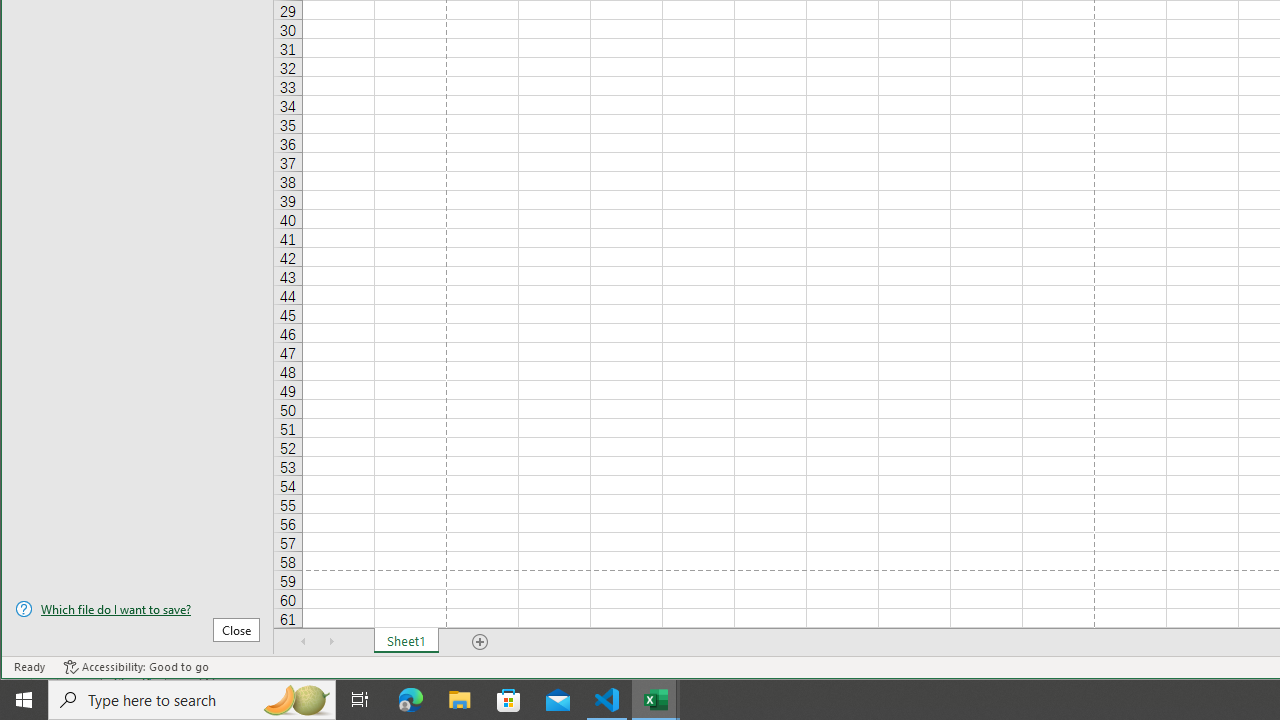 Image resolution: width=1280 pixels, height=720 pixels. Describe the element at coordinates (192, 698) in the screenshot. I see `'Type here to search'` at that location.